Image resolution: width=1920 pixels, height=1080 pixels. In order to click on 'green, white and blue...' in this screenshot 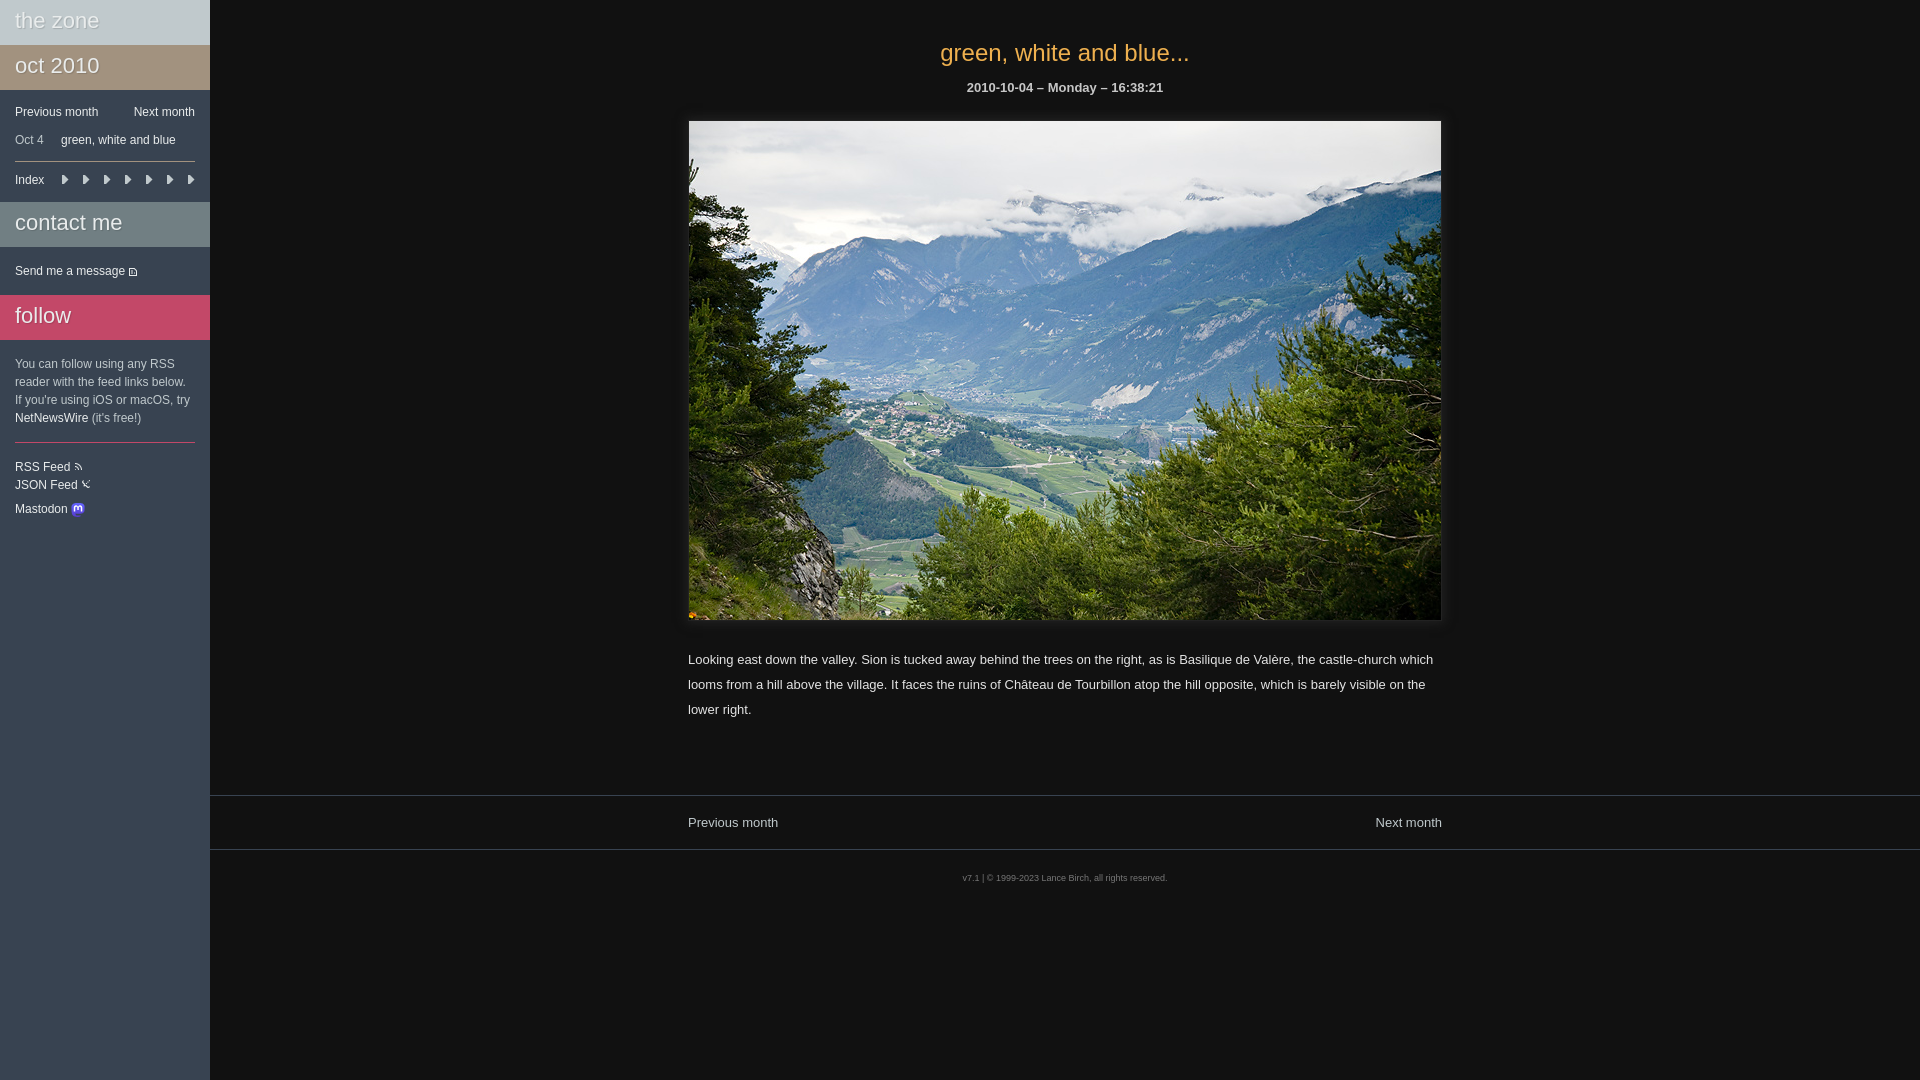, I will do `click(939, 51)`.